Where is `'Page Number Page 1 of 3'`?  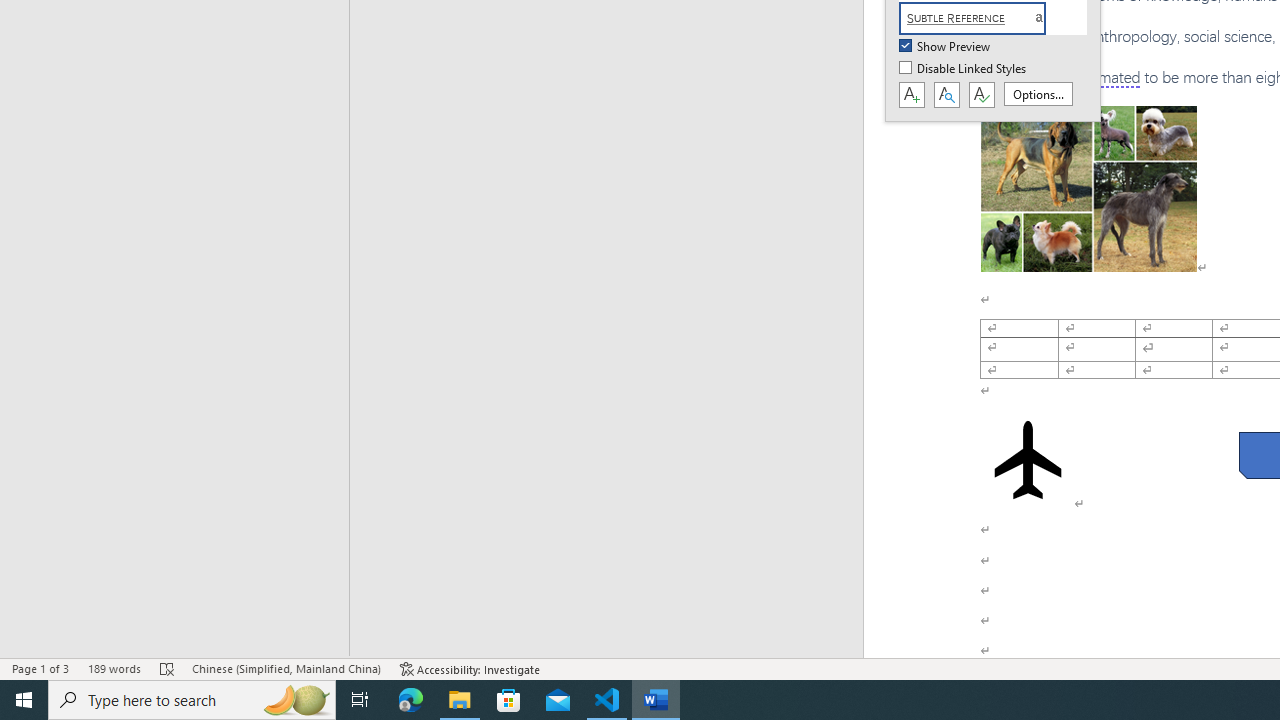
'Page Number Page 1 of 3' is located at coordinates (40, 669).